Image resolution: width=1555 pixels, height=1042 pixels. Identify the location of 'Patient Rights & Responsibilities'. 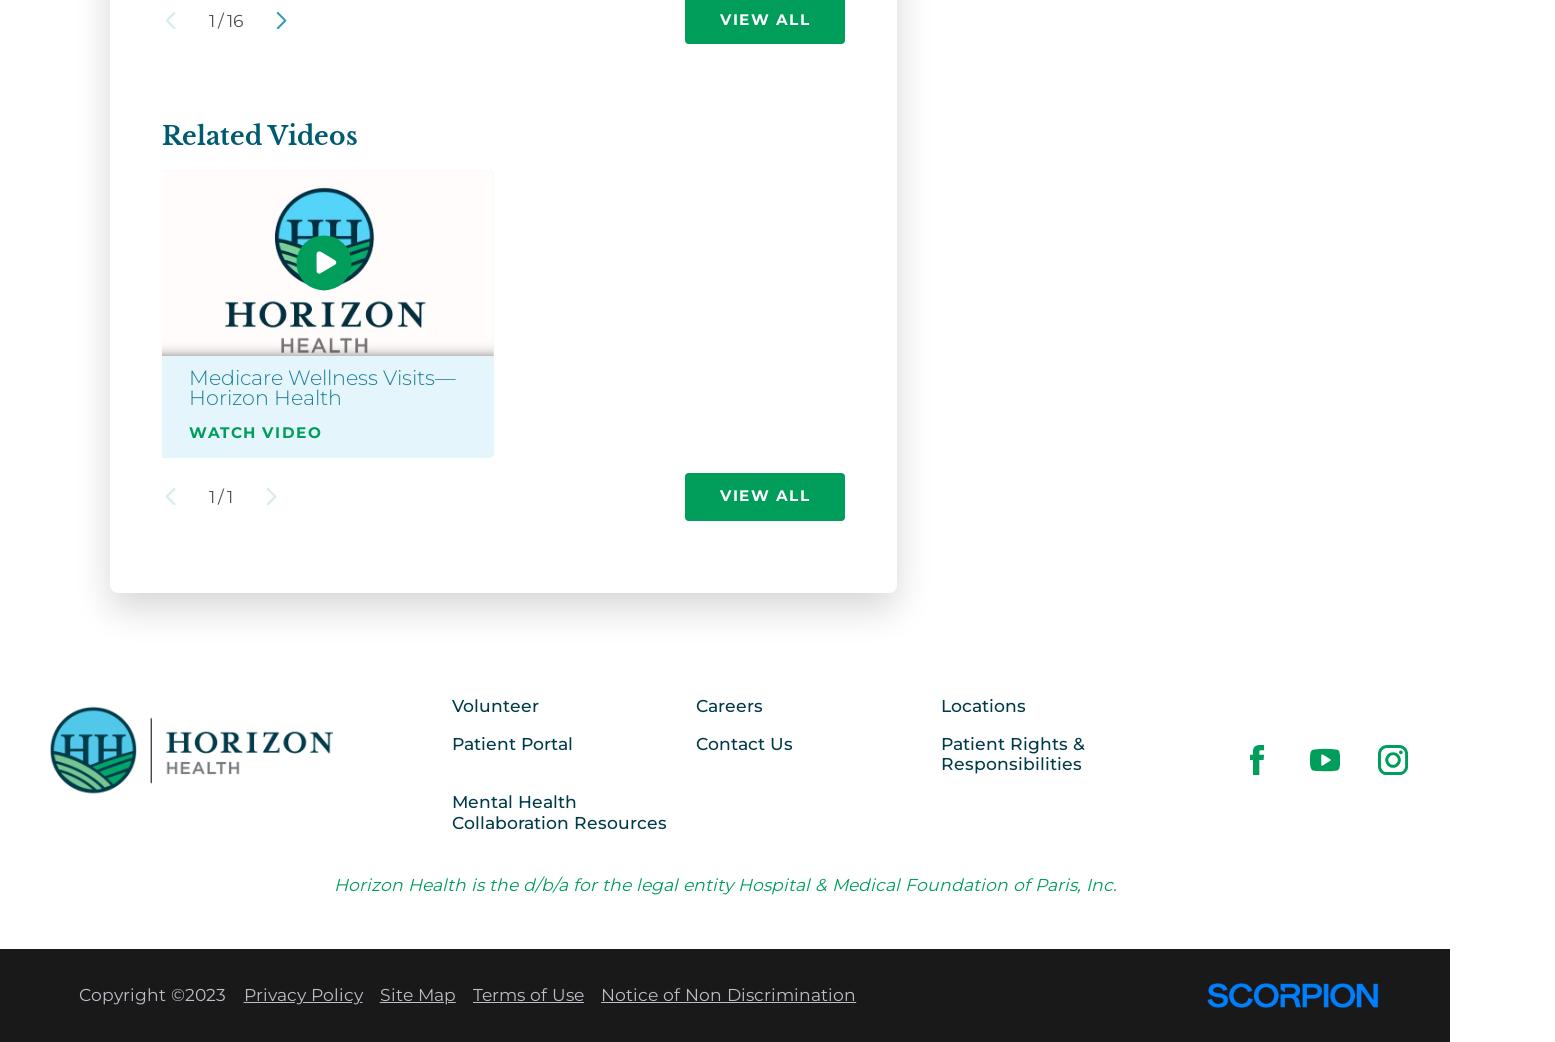
(1012, 751).